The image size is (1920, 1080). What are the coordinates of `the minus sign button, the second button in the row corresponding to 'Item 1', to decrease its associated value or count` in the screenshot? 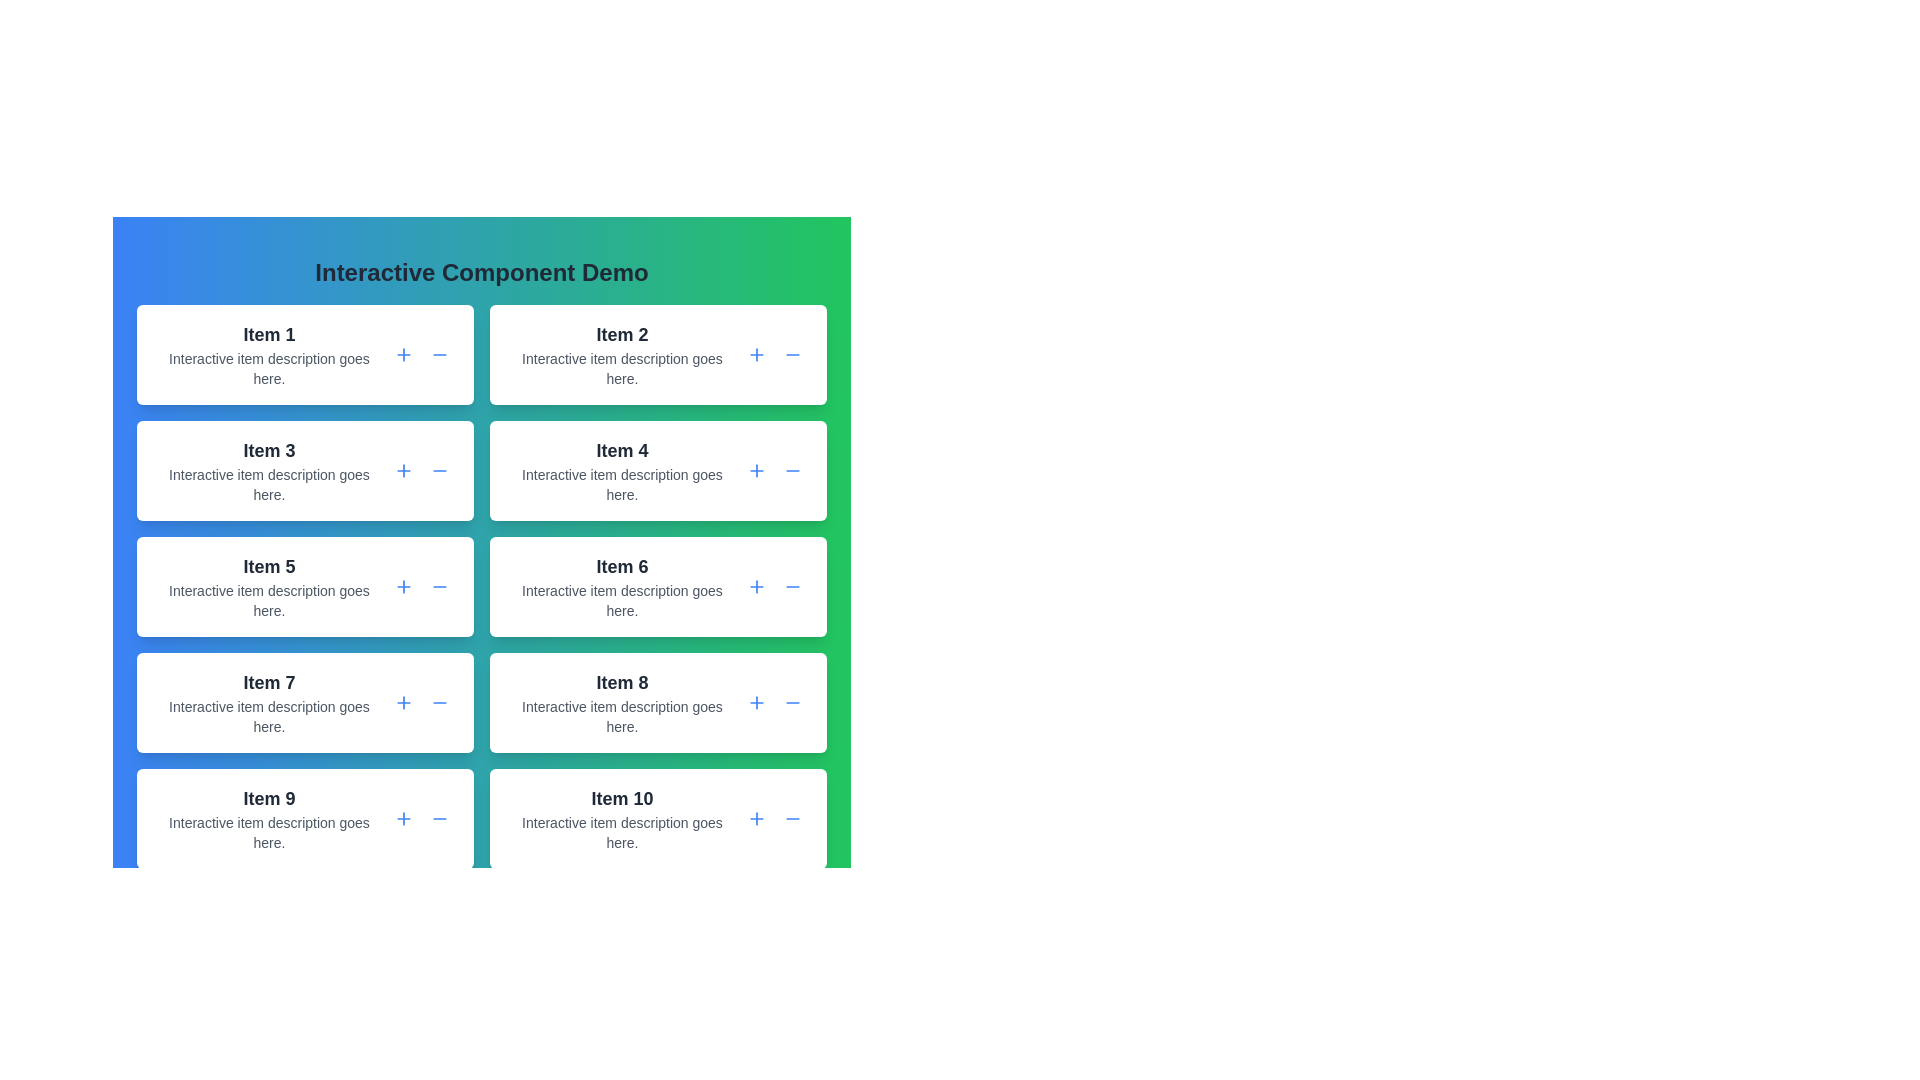 It's located at (439, 353).